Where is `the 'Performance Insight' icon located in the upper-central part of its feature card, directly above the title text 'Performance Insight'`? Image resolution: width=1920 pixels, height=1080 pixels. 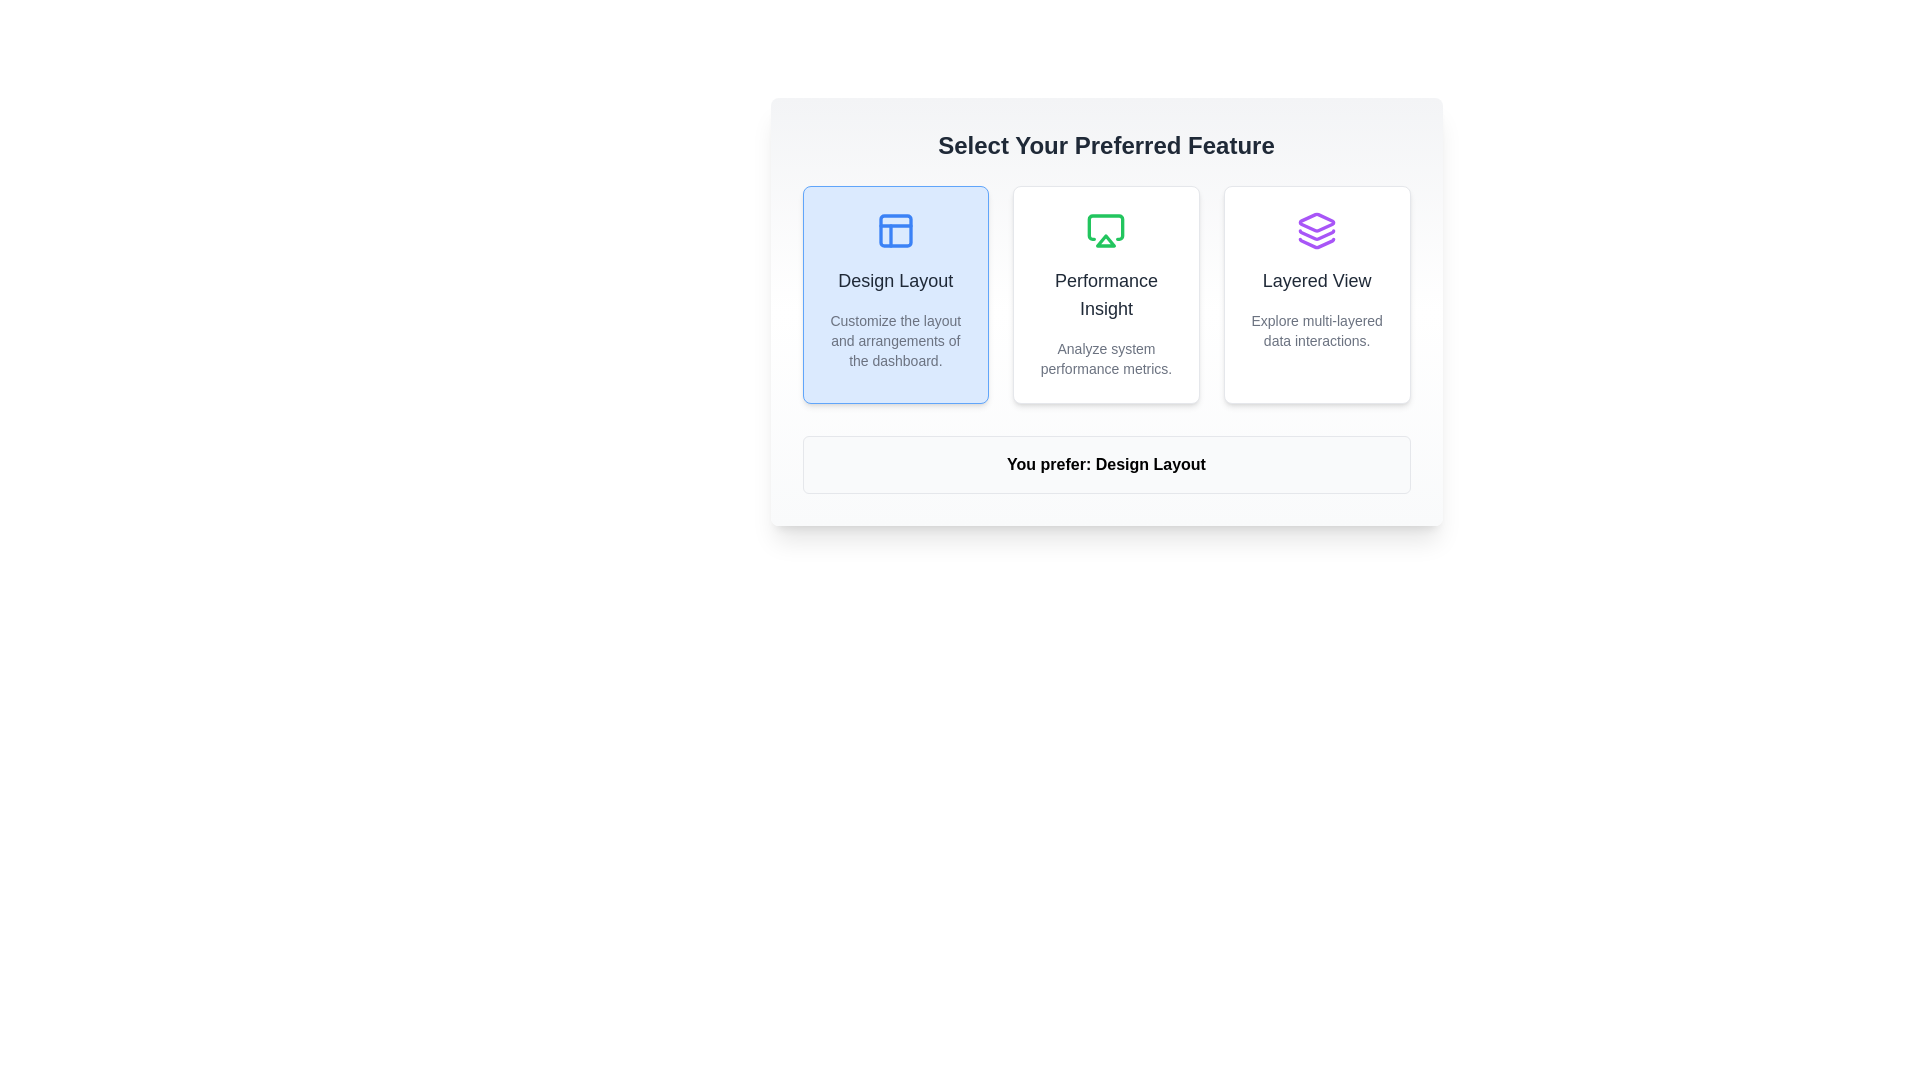 the 'Performance Insight' icon located in the upper-central part of its feature card, directly above the title text 'Performance Insight' is located at coordinates (1105, 230).